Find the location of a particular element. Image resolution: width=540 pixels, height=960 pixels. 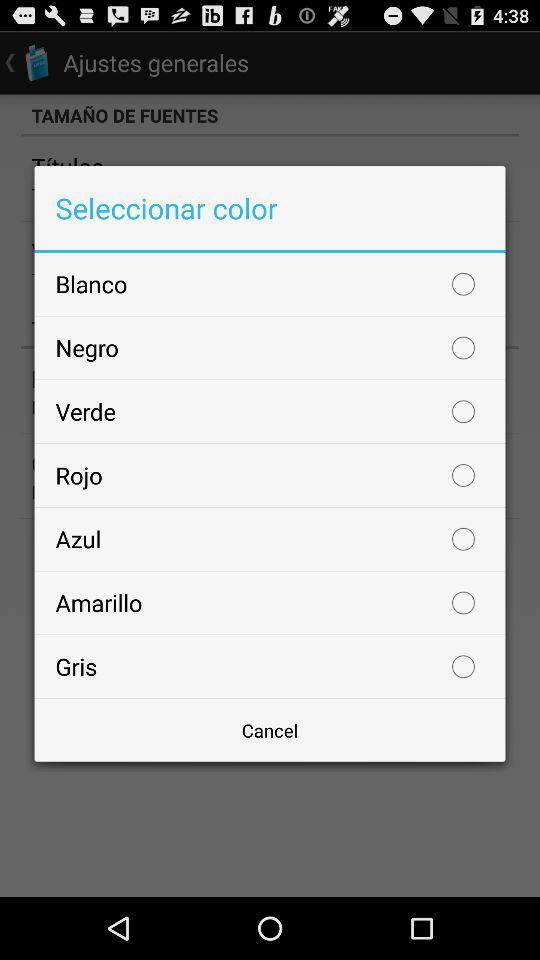

the cancel item is located at coordinates (270, 729).